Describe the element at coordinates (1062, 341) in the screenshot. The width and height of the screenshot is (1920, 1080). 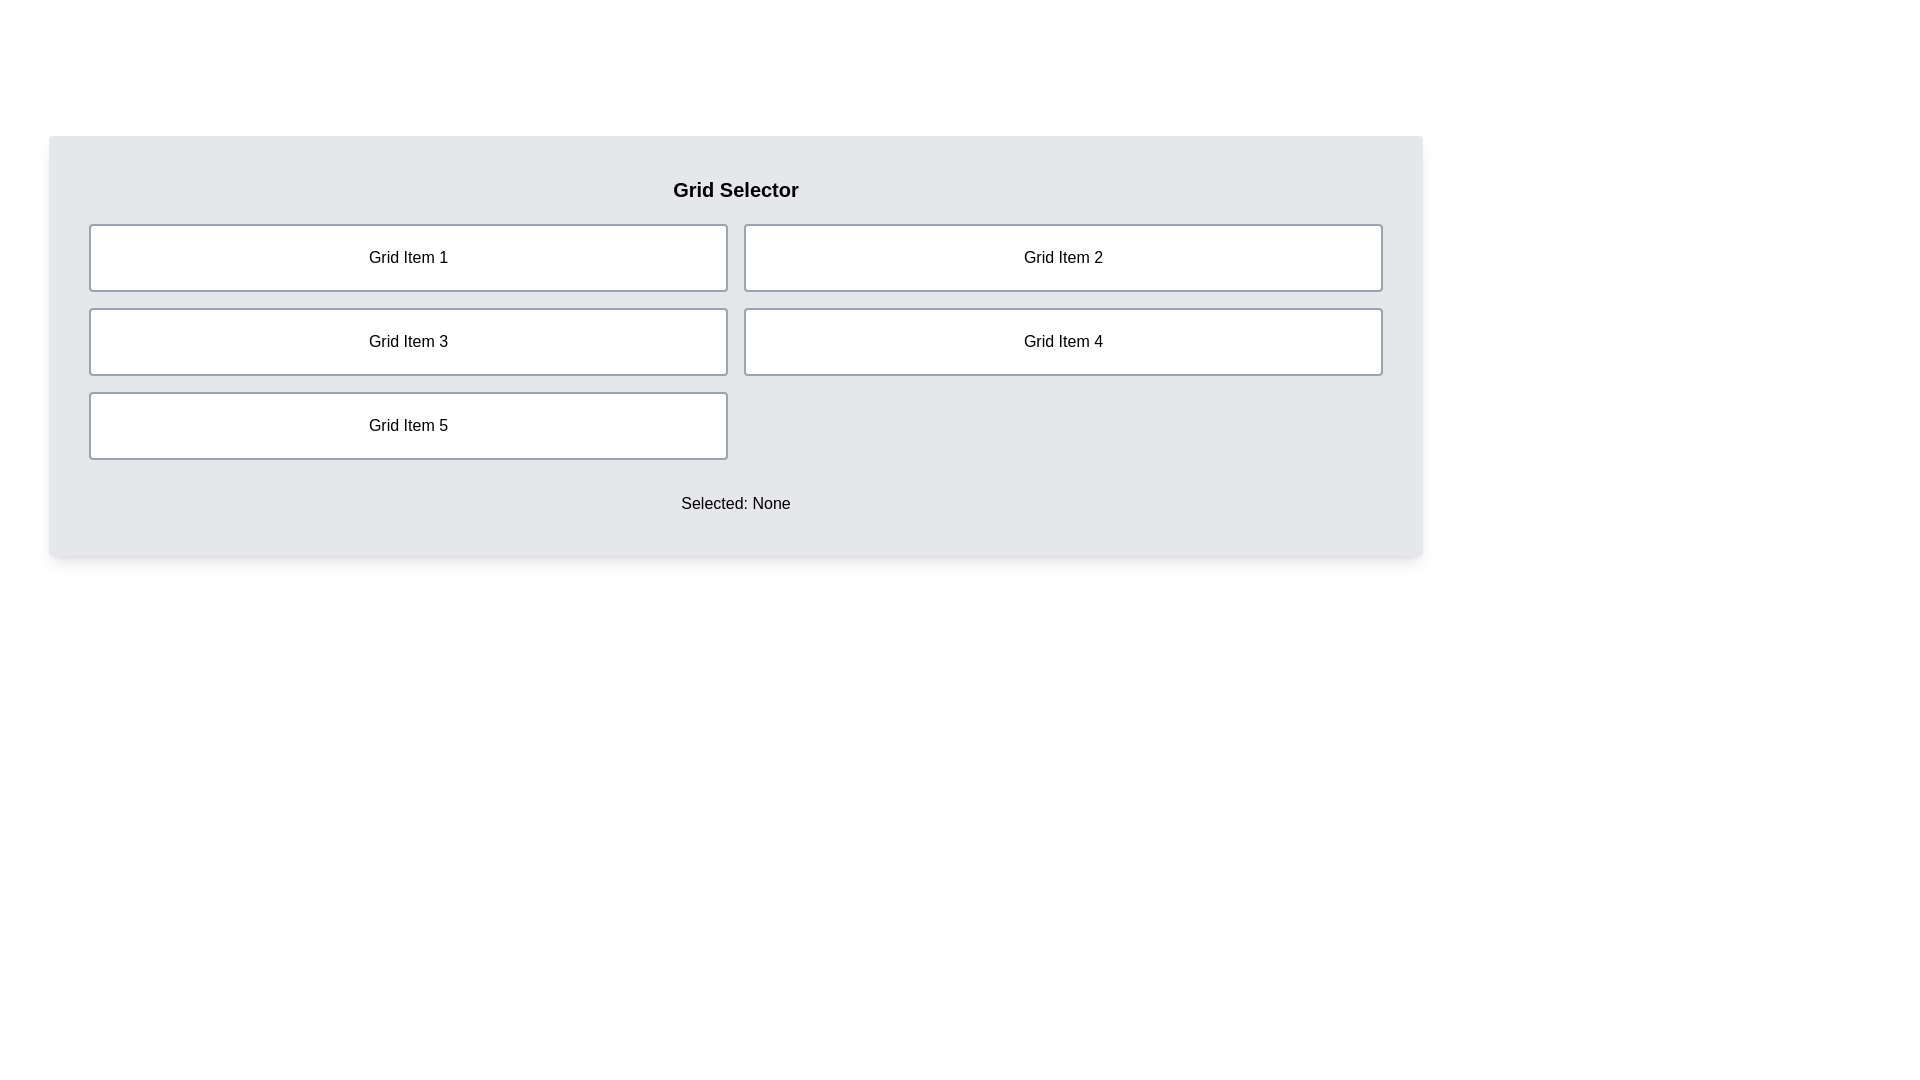
I see `the grid item labeled 'Grid Item 4'` at that location.